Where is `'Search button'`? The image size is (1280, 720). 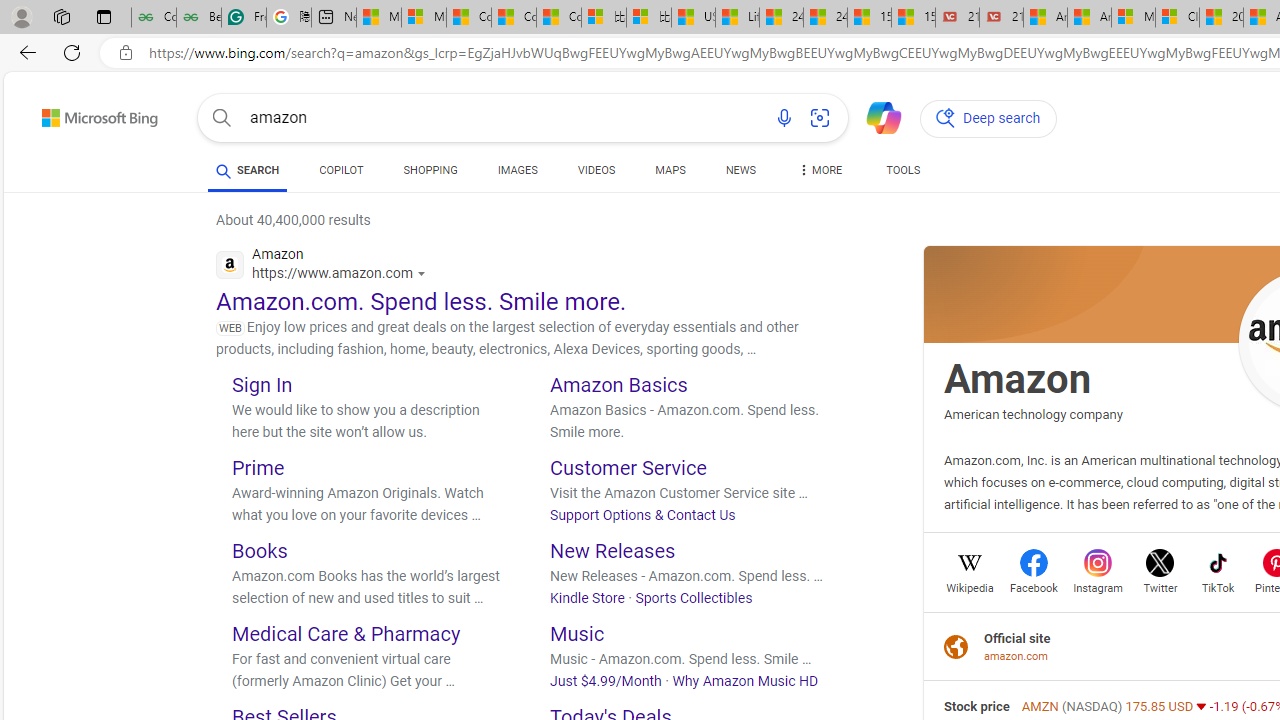
'Search button' is located at coordinates (222, 118).